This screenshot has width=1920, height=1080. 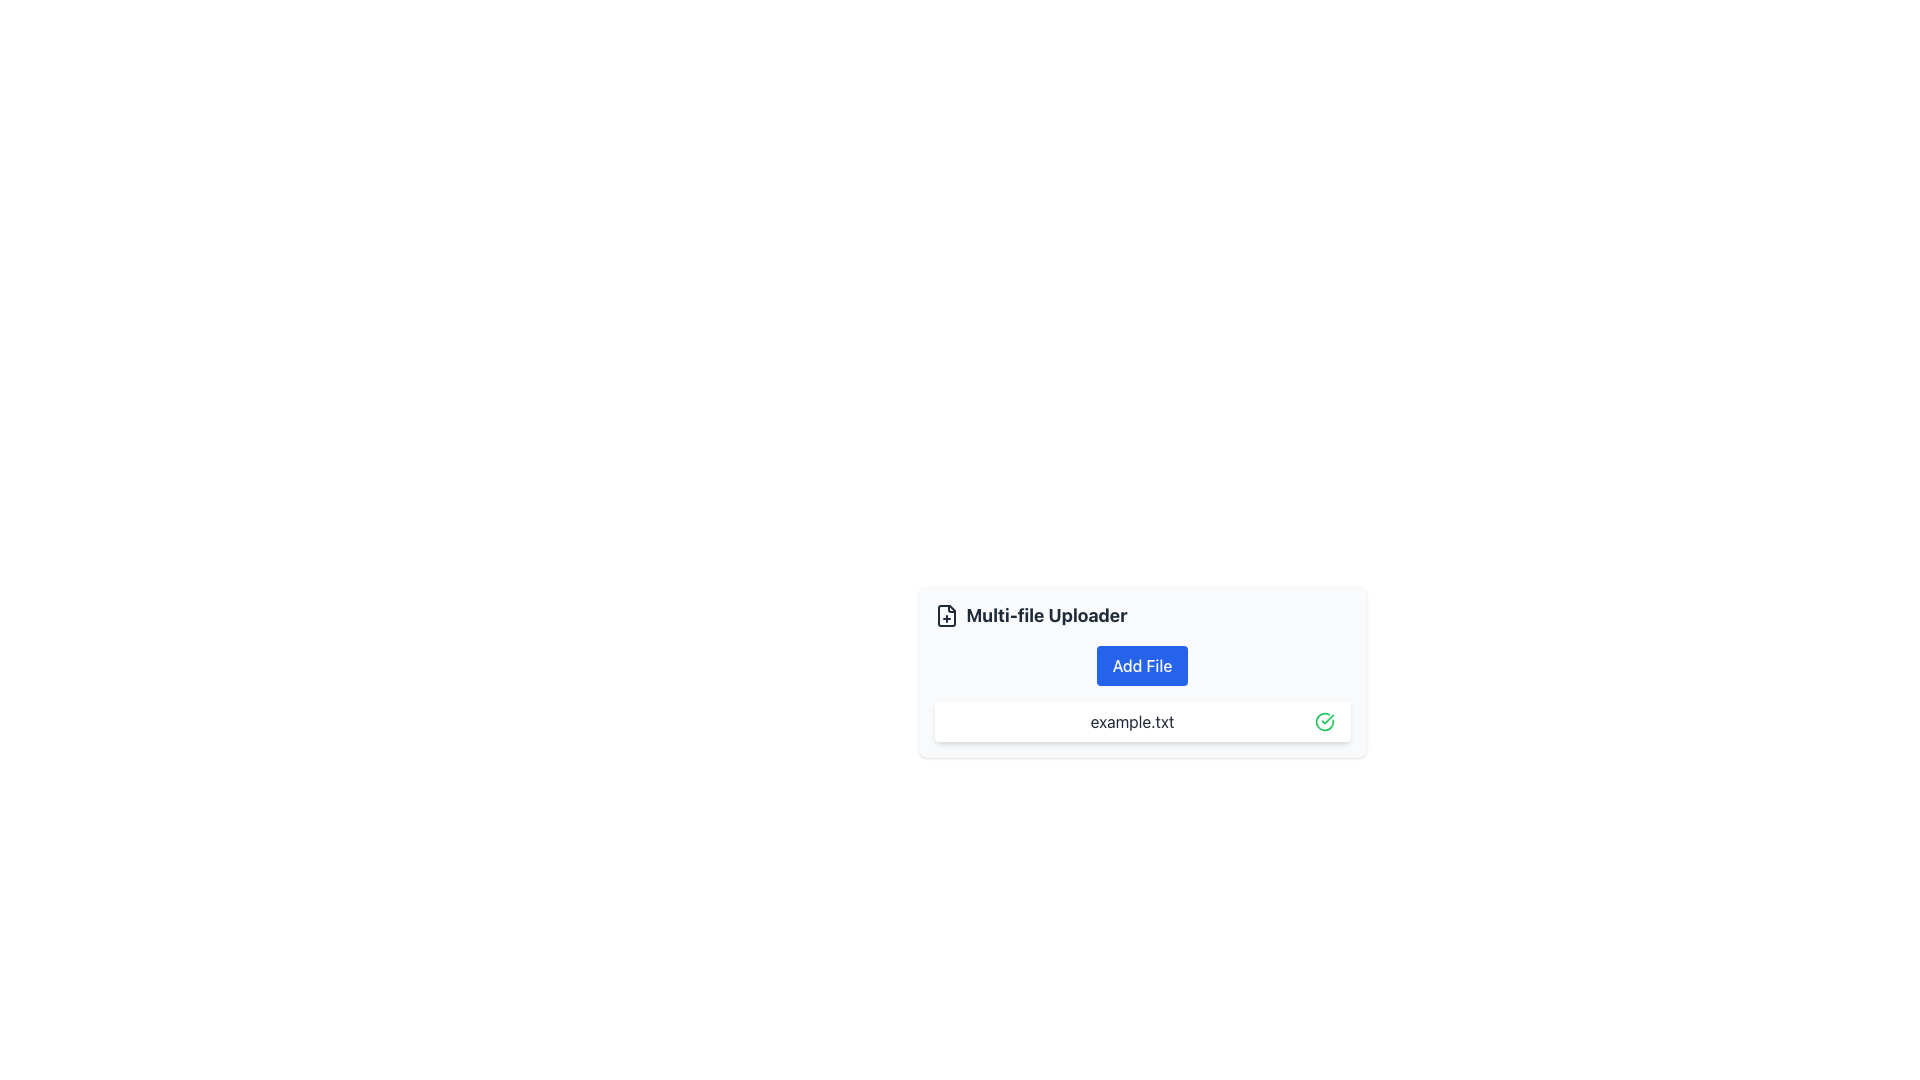 What do you see at coordinates (1142, 666) in the screenshot?
I see `the upload button within the 'Multi-file Uploader' component` at bounding box center [1142, 666].